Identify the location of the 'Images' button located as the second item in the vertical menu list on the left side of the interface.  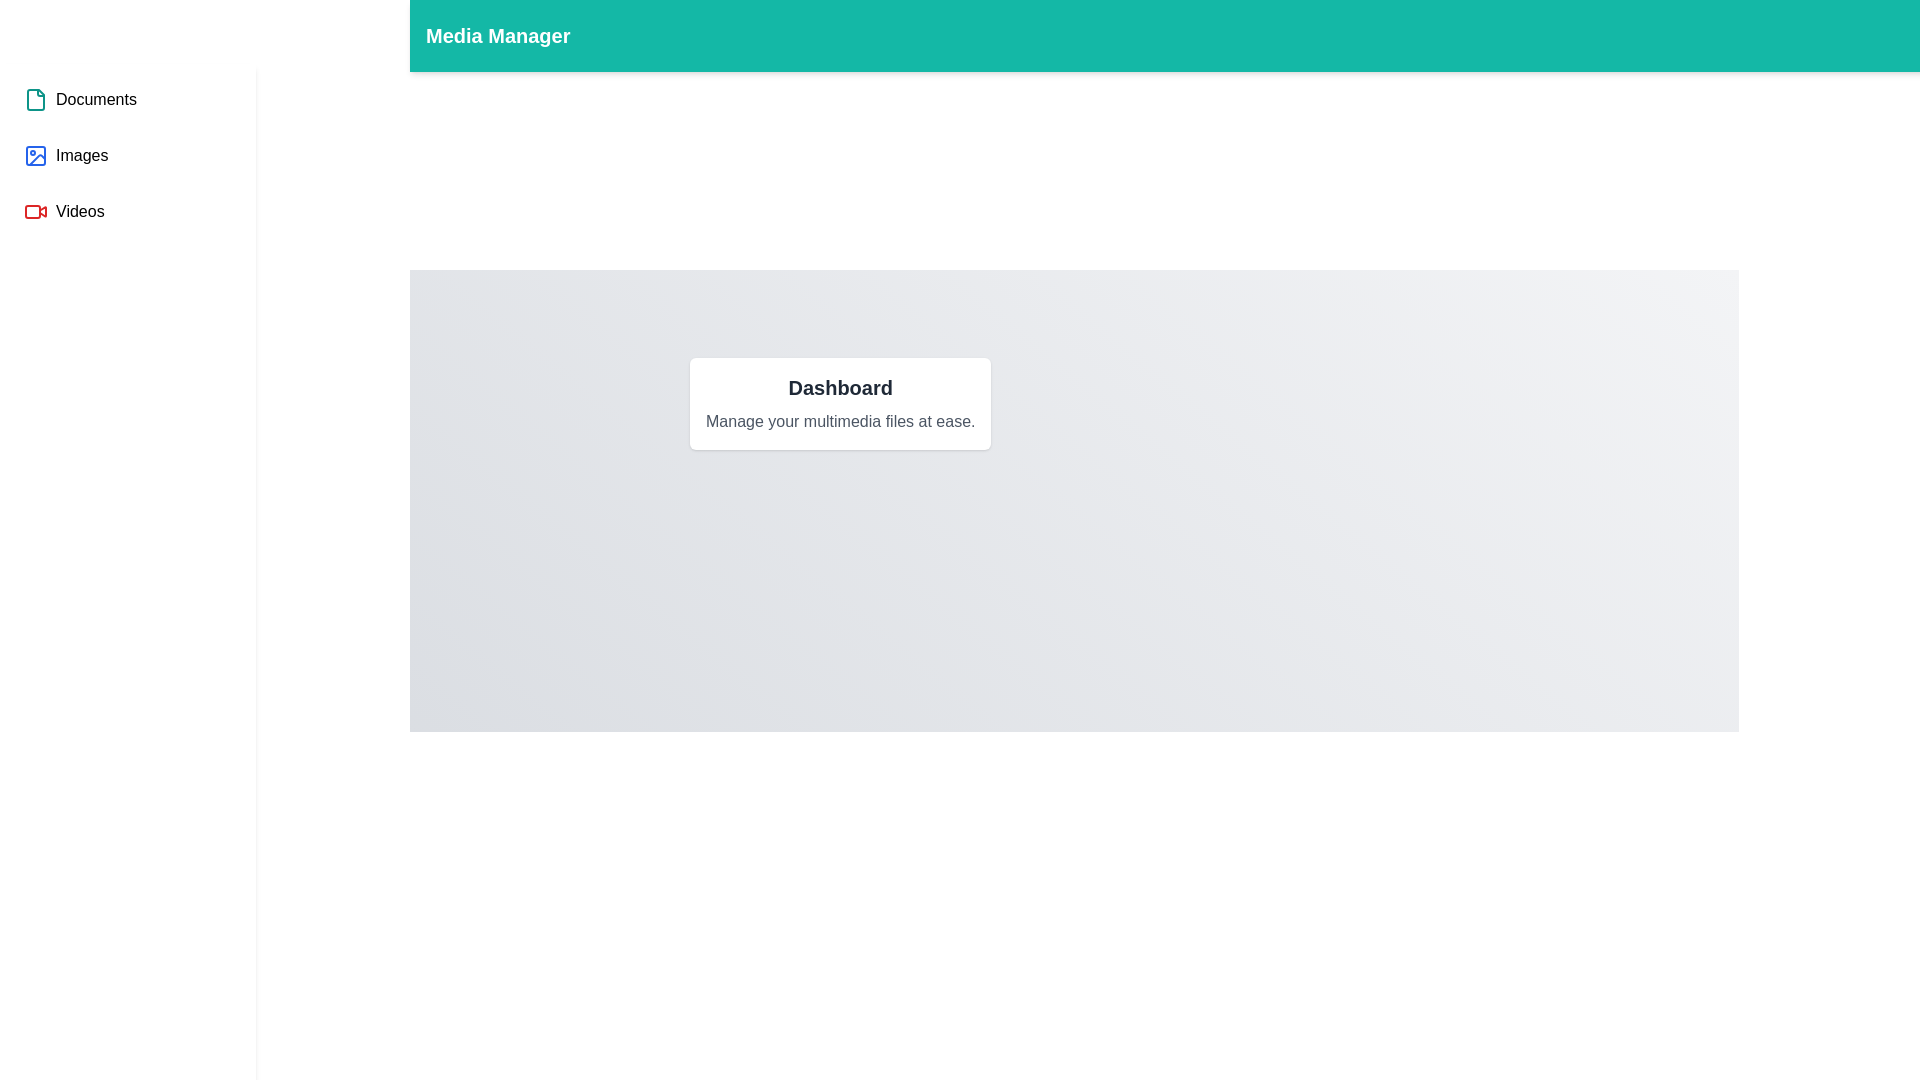
(66, 154).